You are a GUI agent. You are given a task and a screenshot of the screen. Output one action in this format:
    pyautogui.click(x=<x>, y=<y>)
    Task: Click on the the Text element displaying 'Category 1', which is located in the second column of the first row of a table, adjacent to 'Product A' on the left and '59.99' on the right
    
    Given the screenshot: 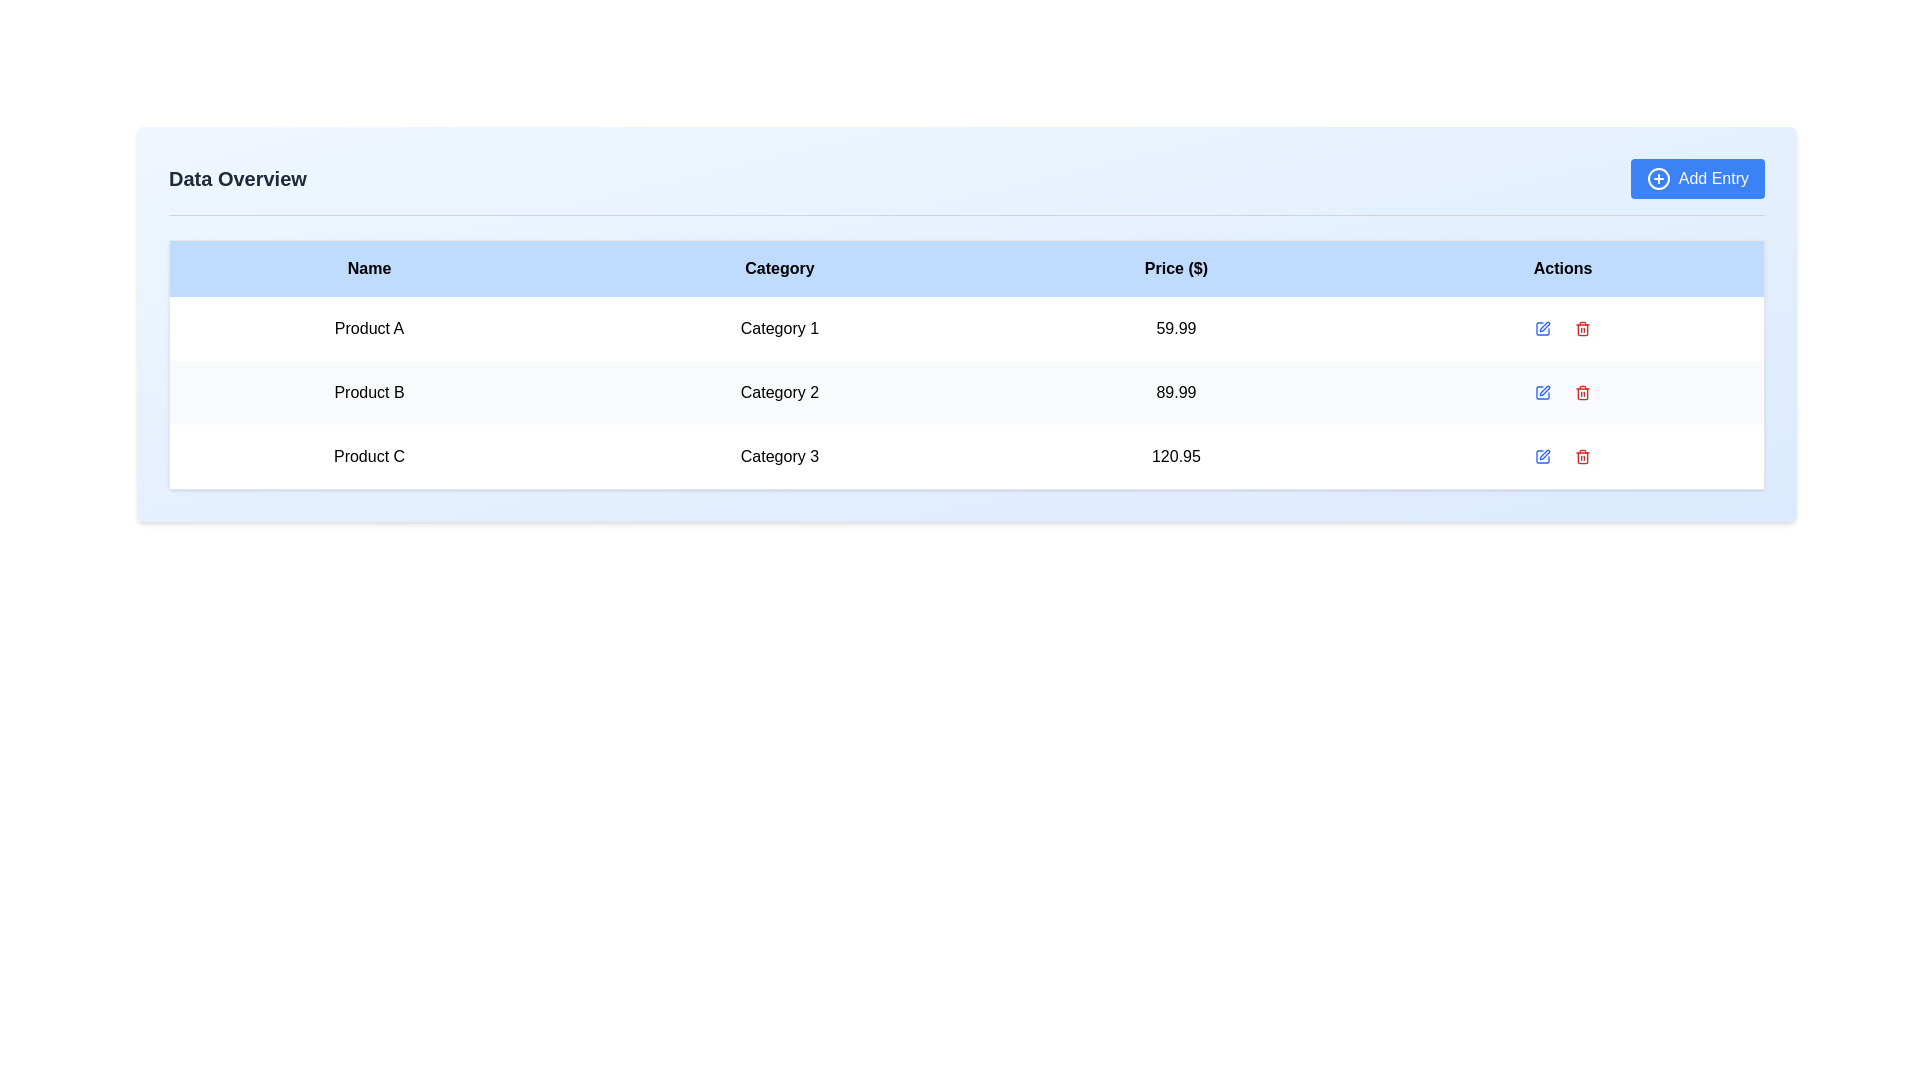 What is the action you would take?
    pyautogui.click(x=778, y=327)
    